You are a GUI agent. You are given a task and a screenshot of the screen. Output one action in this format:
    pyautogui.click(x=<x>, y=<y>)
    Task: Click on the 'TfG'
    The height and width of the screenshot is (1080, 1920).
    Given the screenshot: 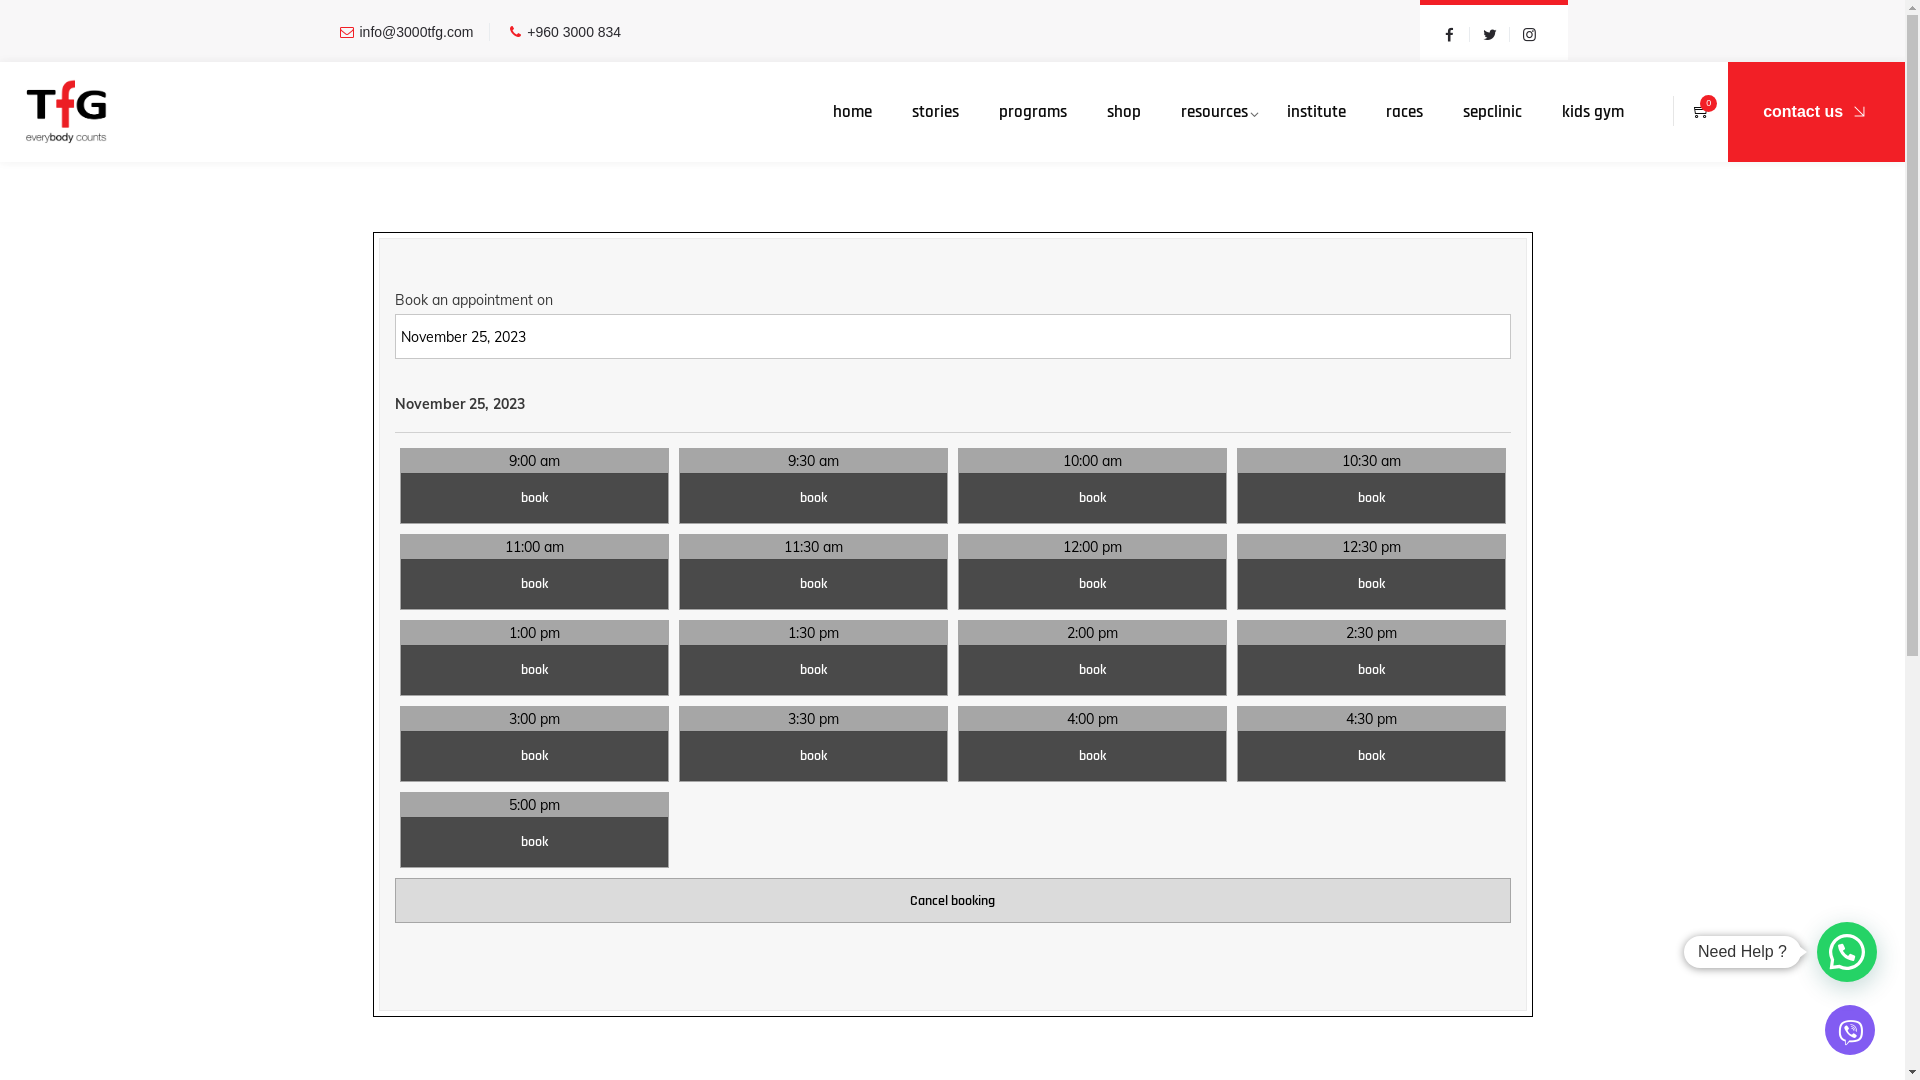 What is the action you would take?
    pyautogui.click(x=65, y=111)
    